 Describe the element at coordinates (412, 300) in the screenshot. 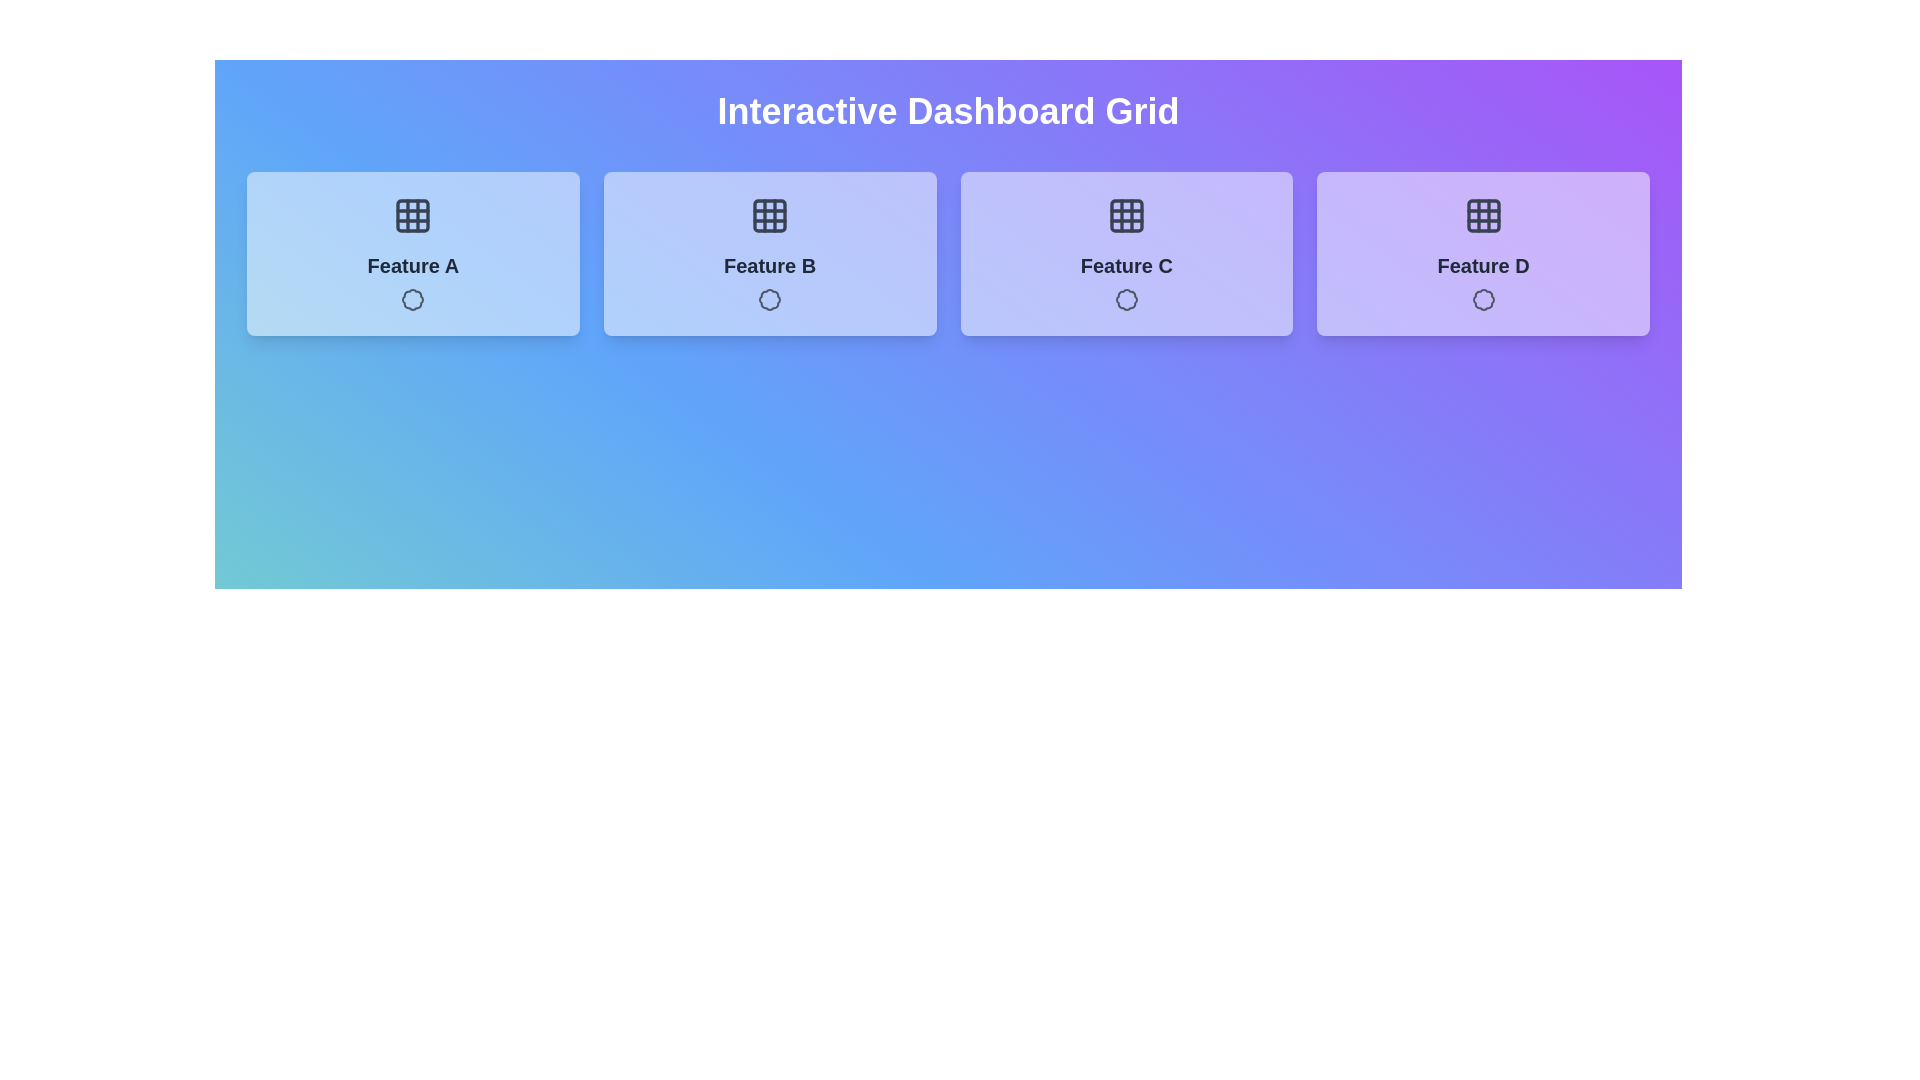

I see `the decorative SVG graphic element that indicates the state of 'Feature A', positioned centrally below the 'Feature A' label` at that location.